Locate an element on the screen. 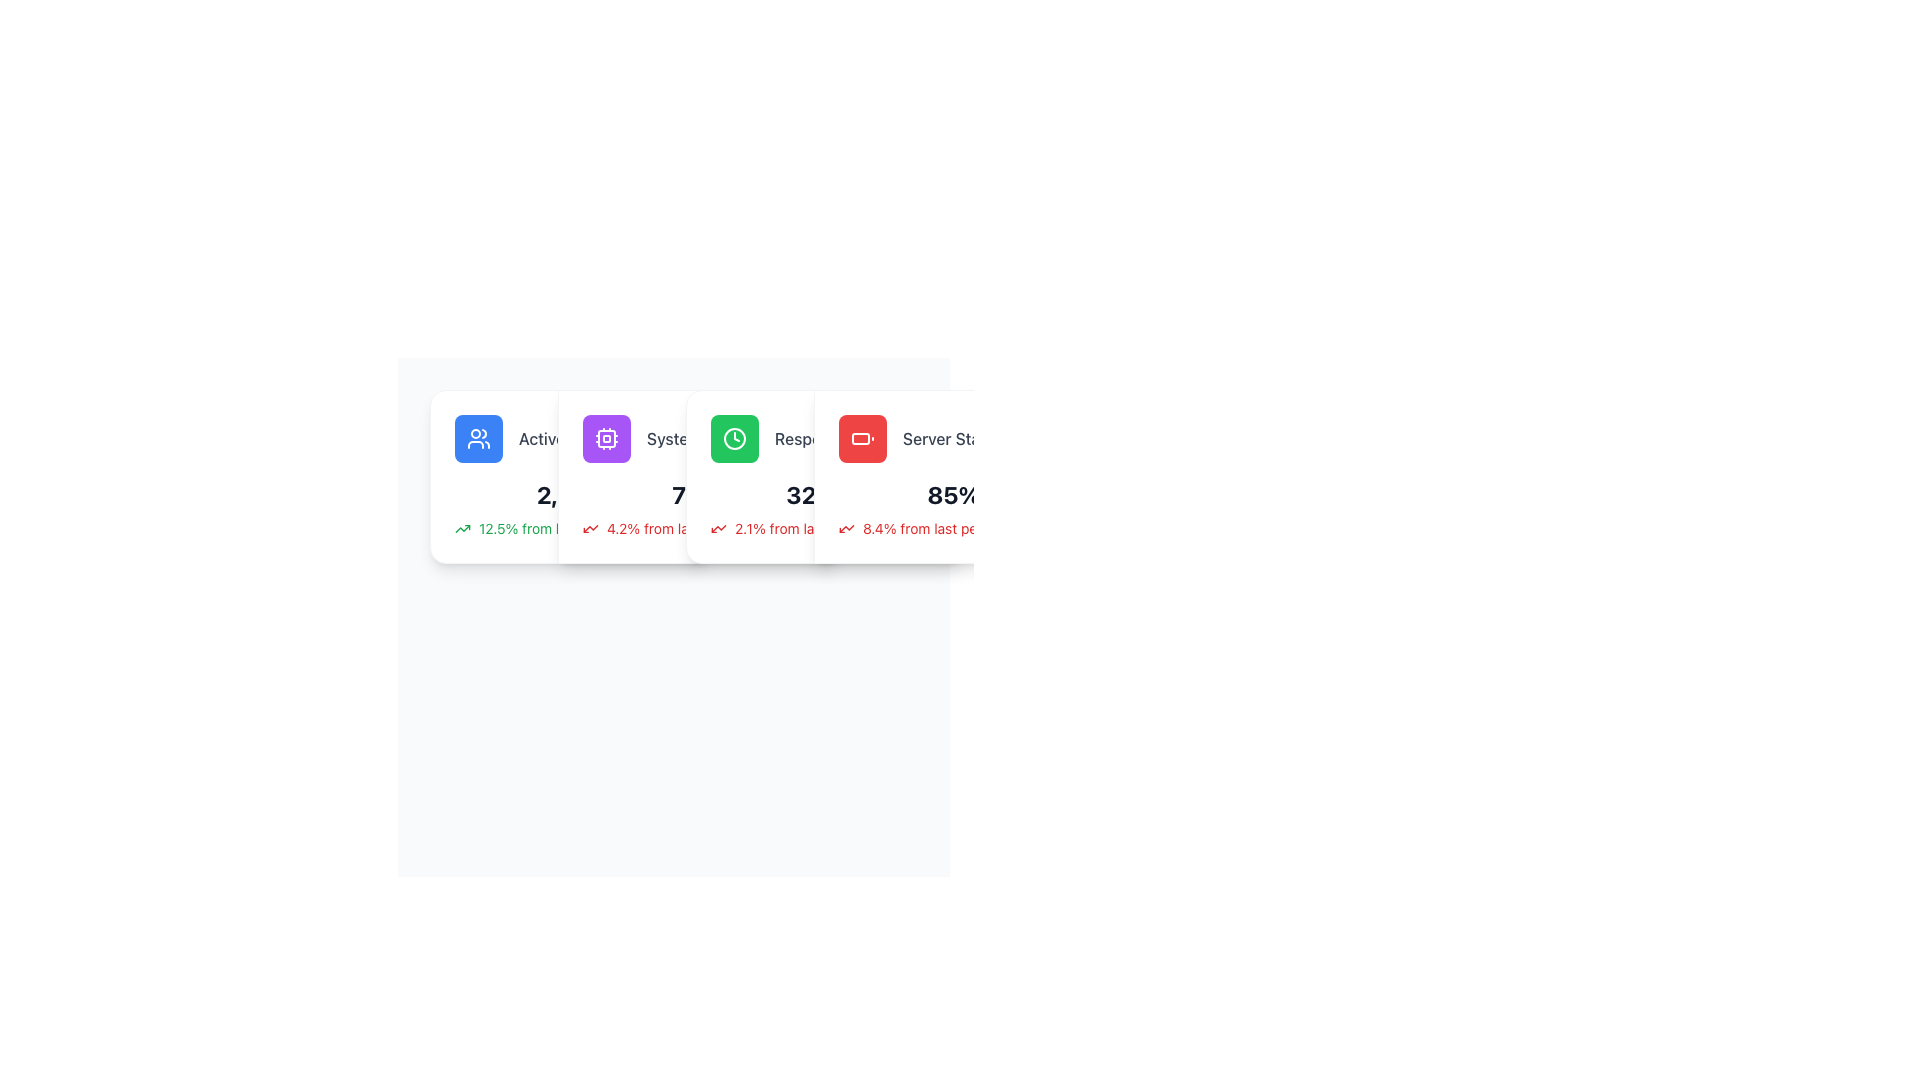  the Statistical metric display which shows '85%' as the primary metric and '8.4% from last period' as the status note is located at coordinates (953, 508).